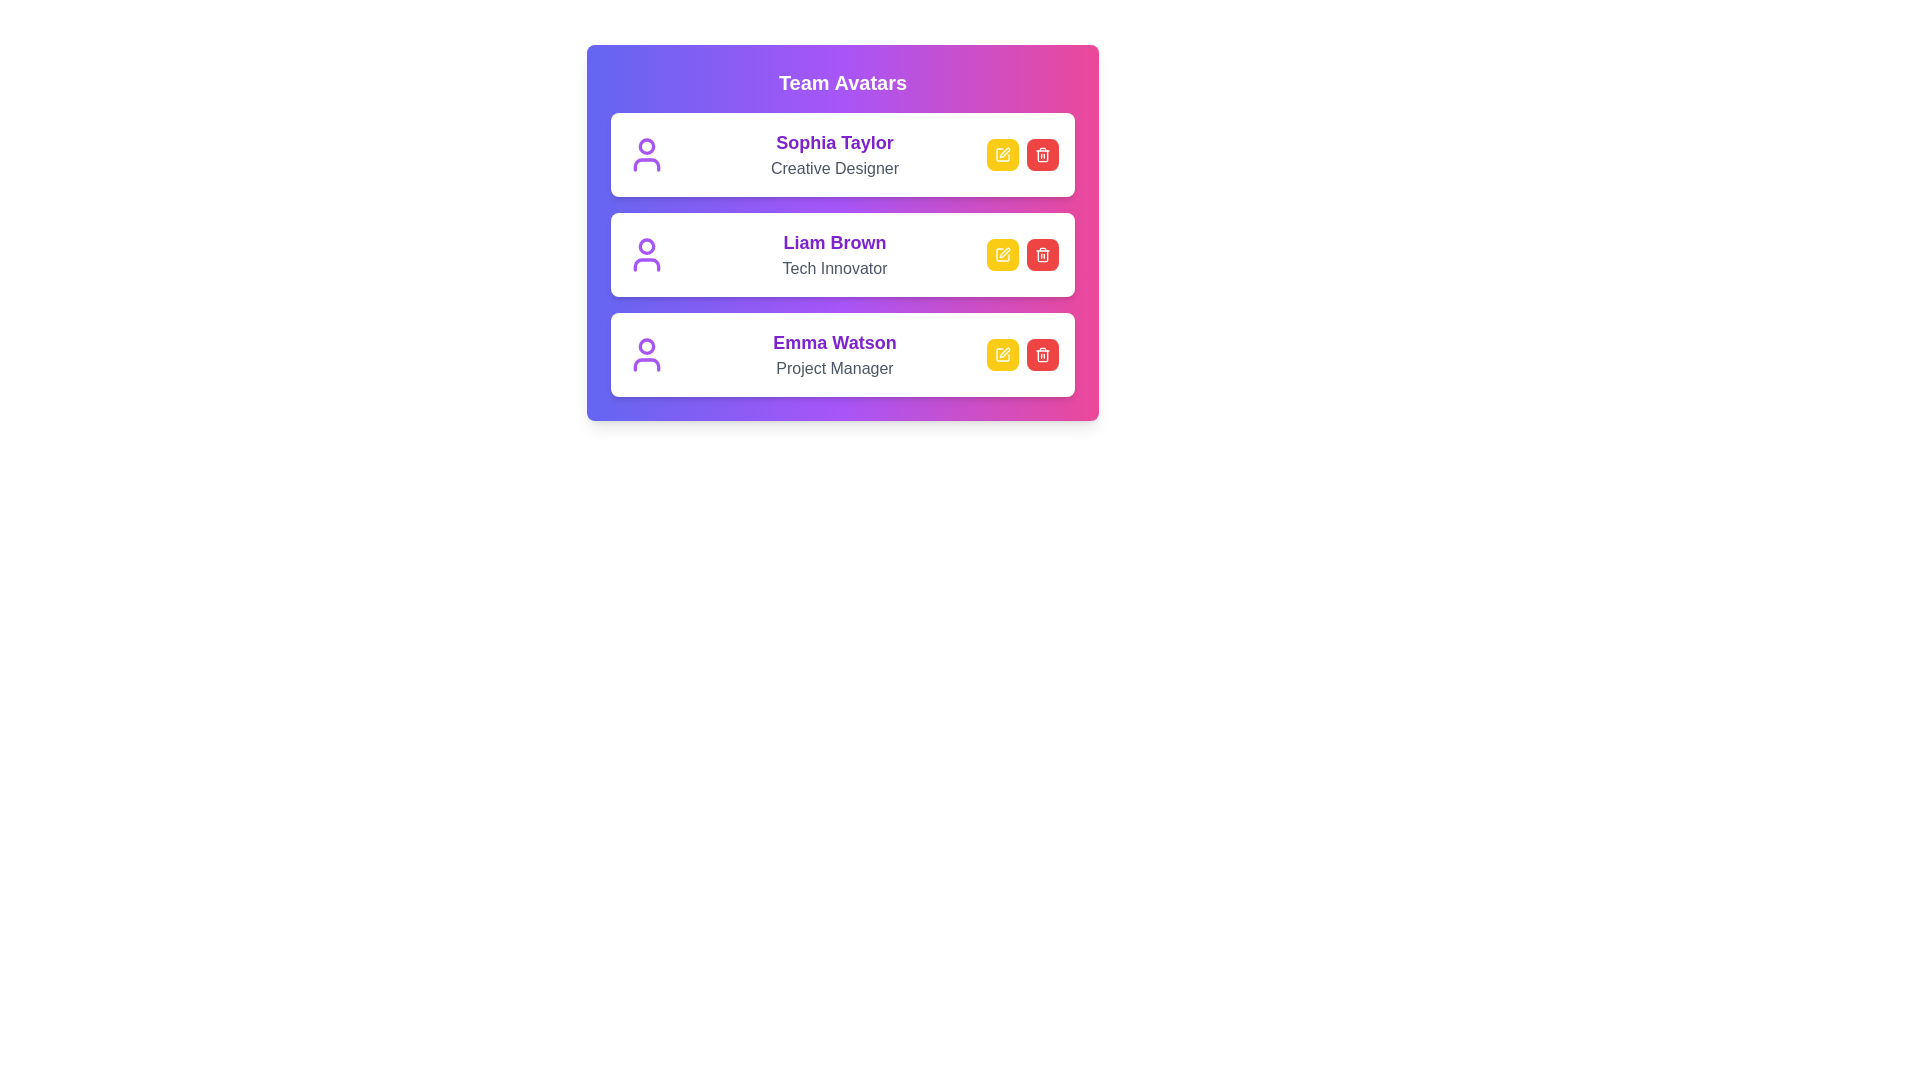 This screenshot has width=1920, height=1080. I want to click on the 'Edit' button with an embedded icon for the 'Liam Brown' entry, which is the first icon inside the yellow button in the action set of the row, so click(1003, 253).